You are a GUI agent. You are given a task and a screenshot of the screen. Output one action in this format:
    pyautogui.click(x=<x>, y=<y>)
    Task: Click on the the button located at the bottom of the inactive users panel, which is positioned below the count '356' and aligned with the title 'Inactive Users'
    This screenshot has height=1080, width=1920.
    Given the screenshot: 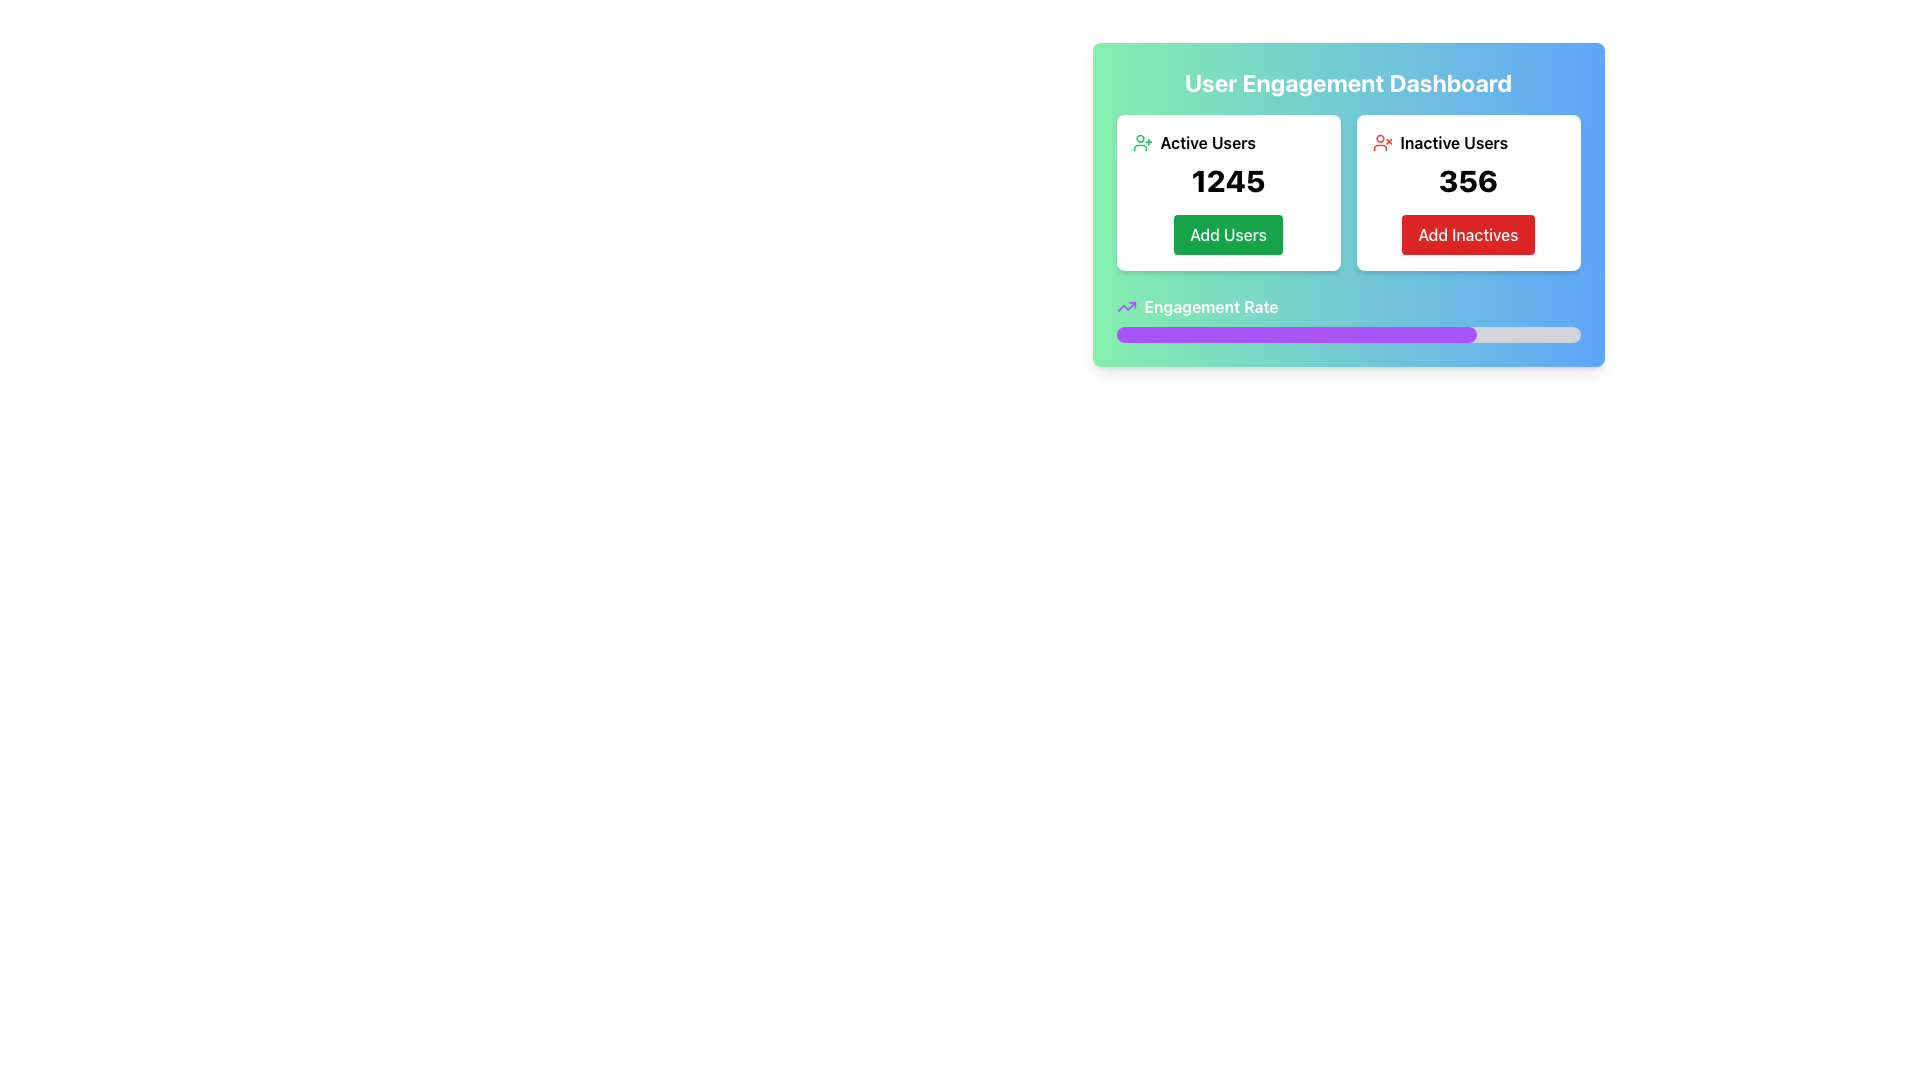 What is the action you would take?
    pyautogui.click(x=1468, y=234)
    